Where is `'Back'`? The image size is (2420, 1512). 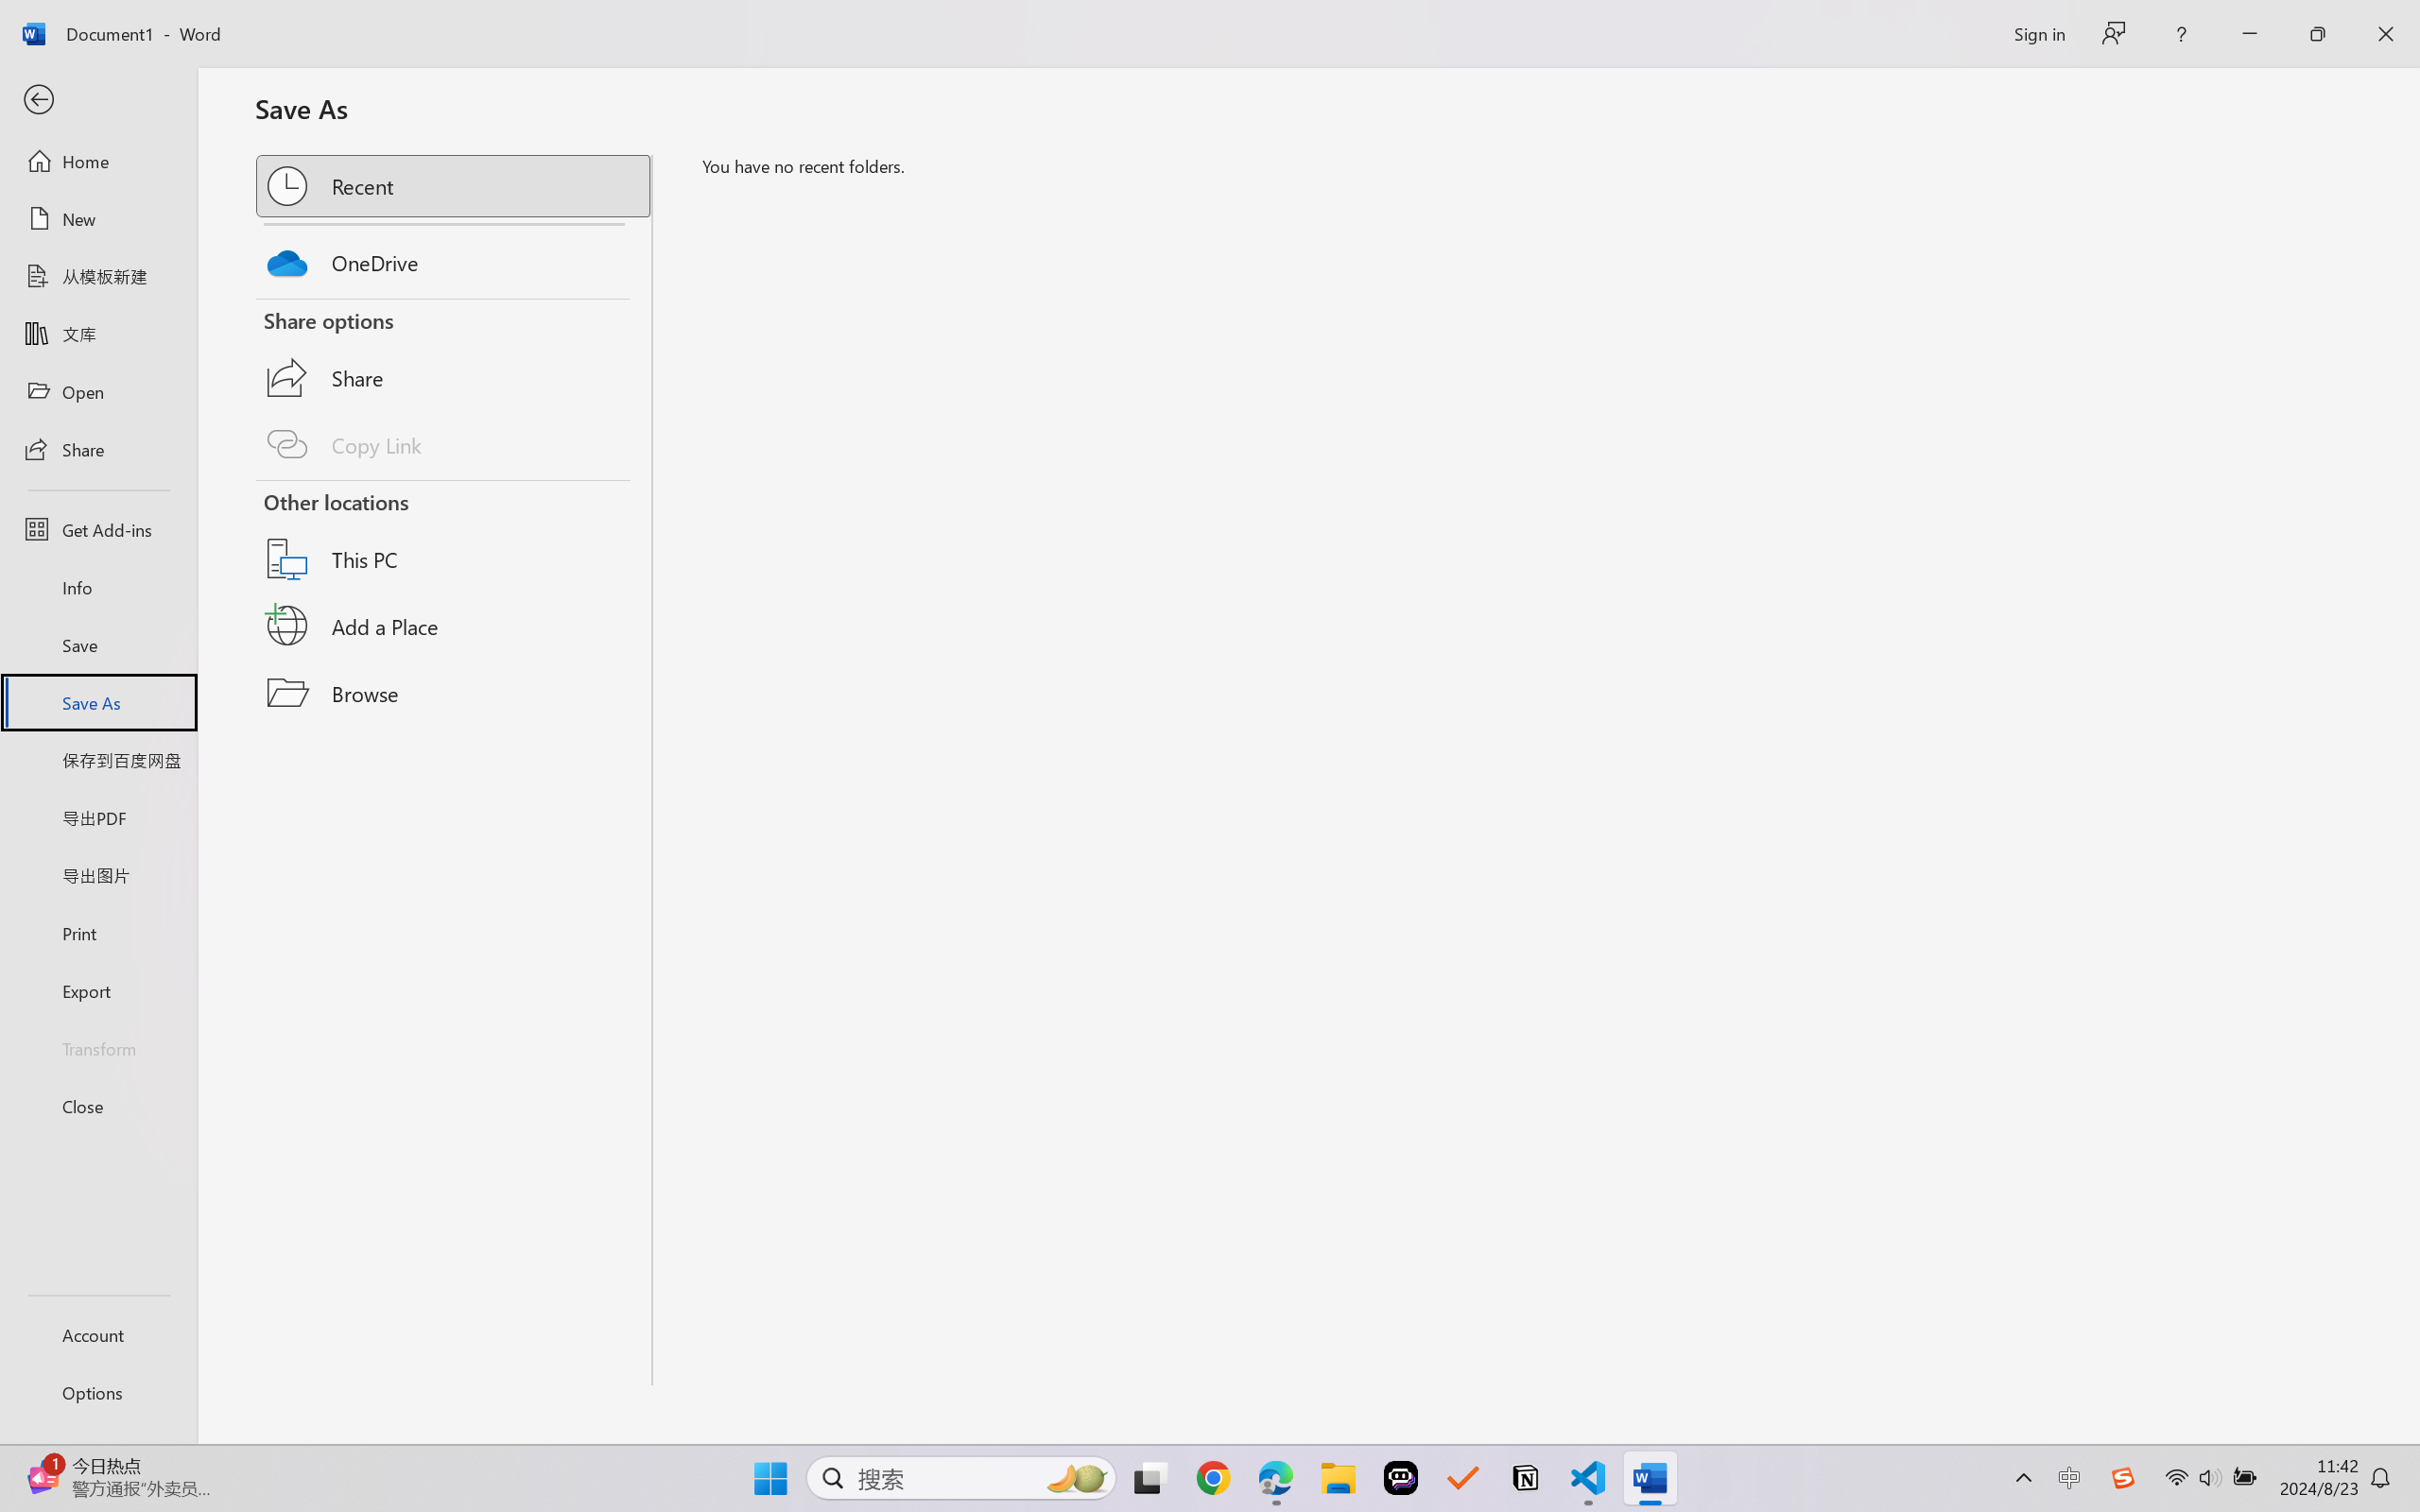
'Back' is located at coordinates (97, 100).